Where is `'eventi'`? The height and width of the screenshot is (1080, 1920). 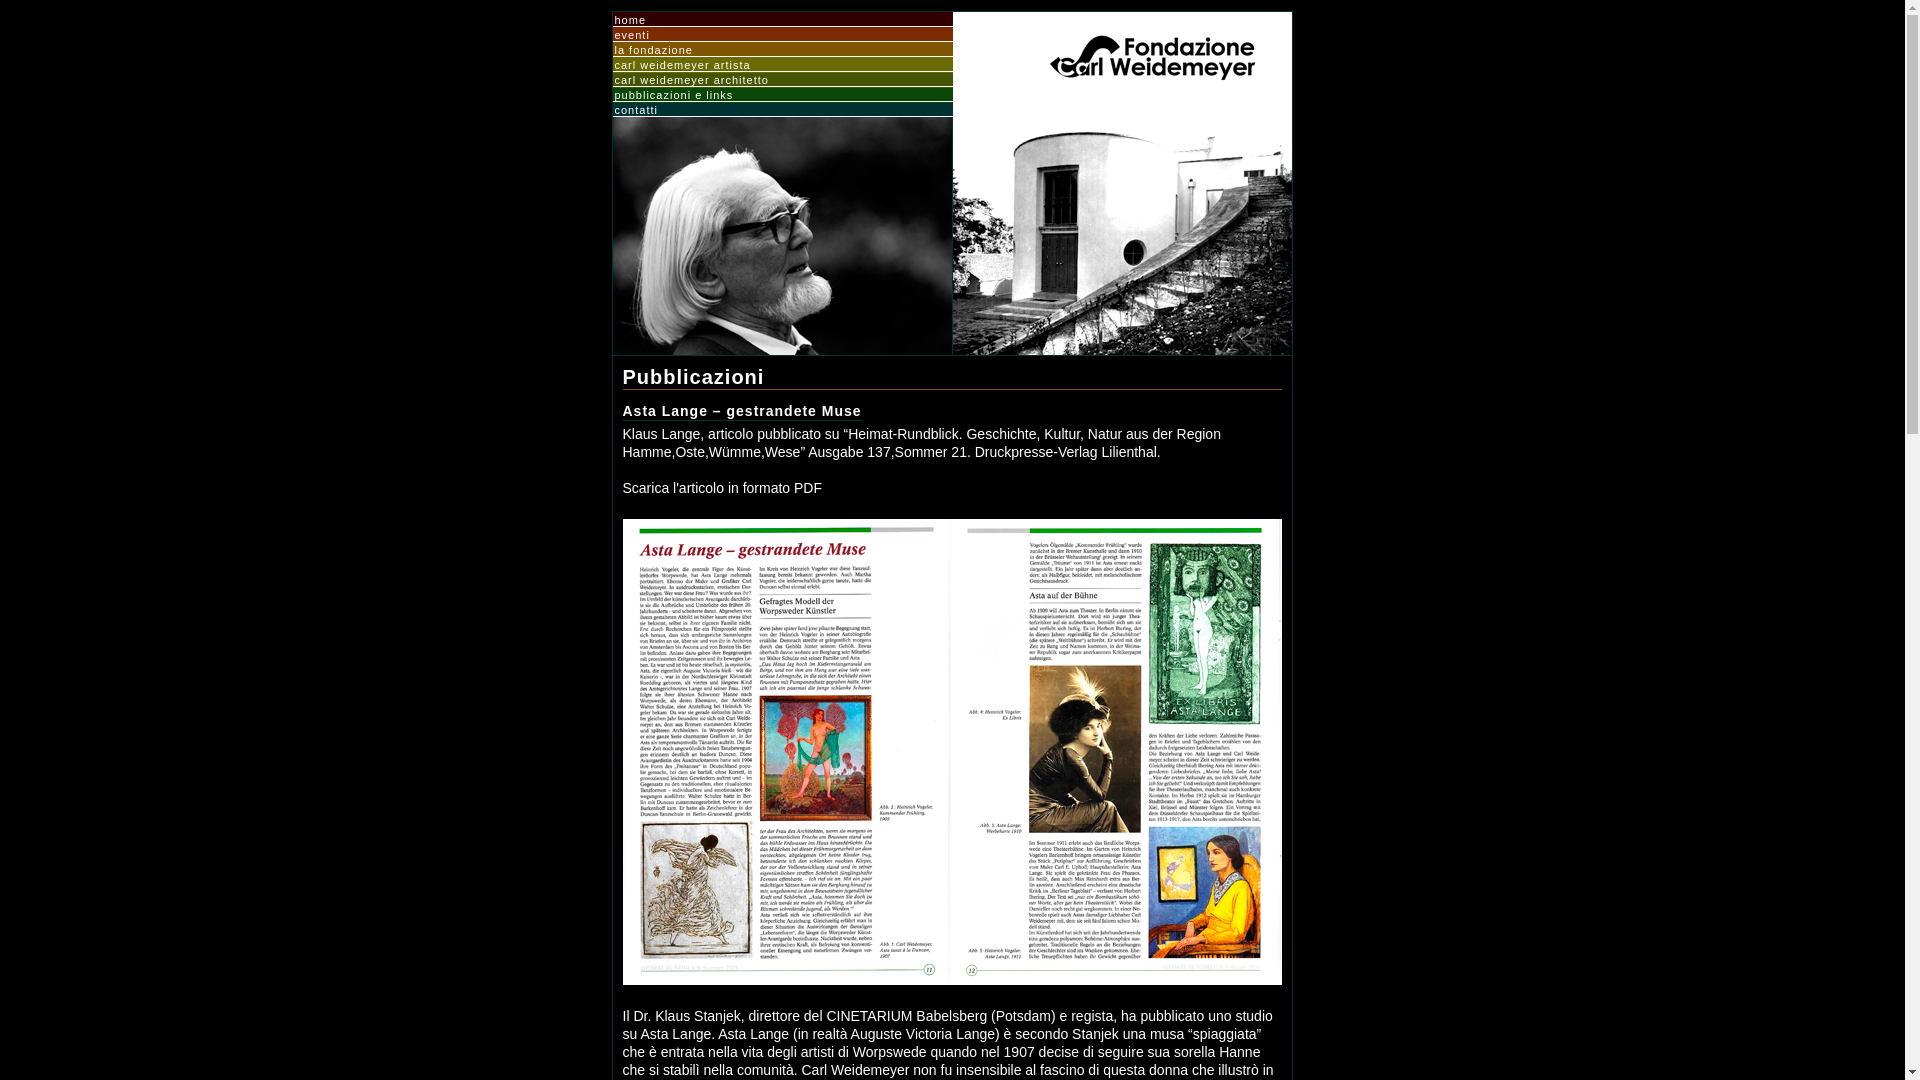 'eventi' is located at coordinates (781, 34).